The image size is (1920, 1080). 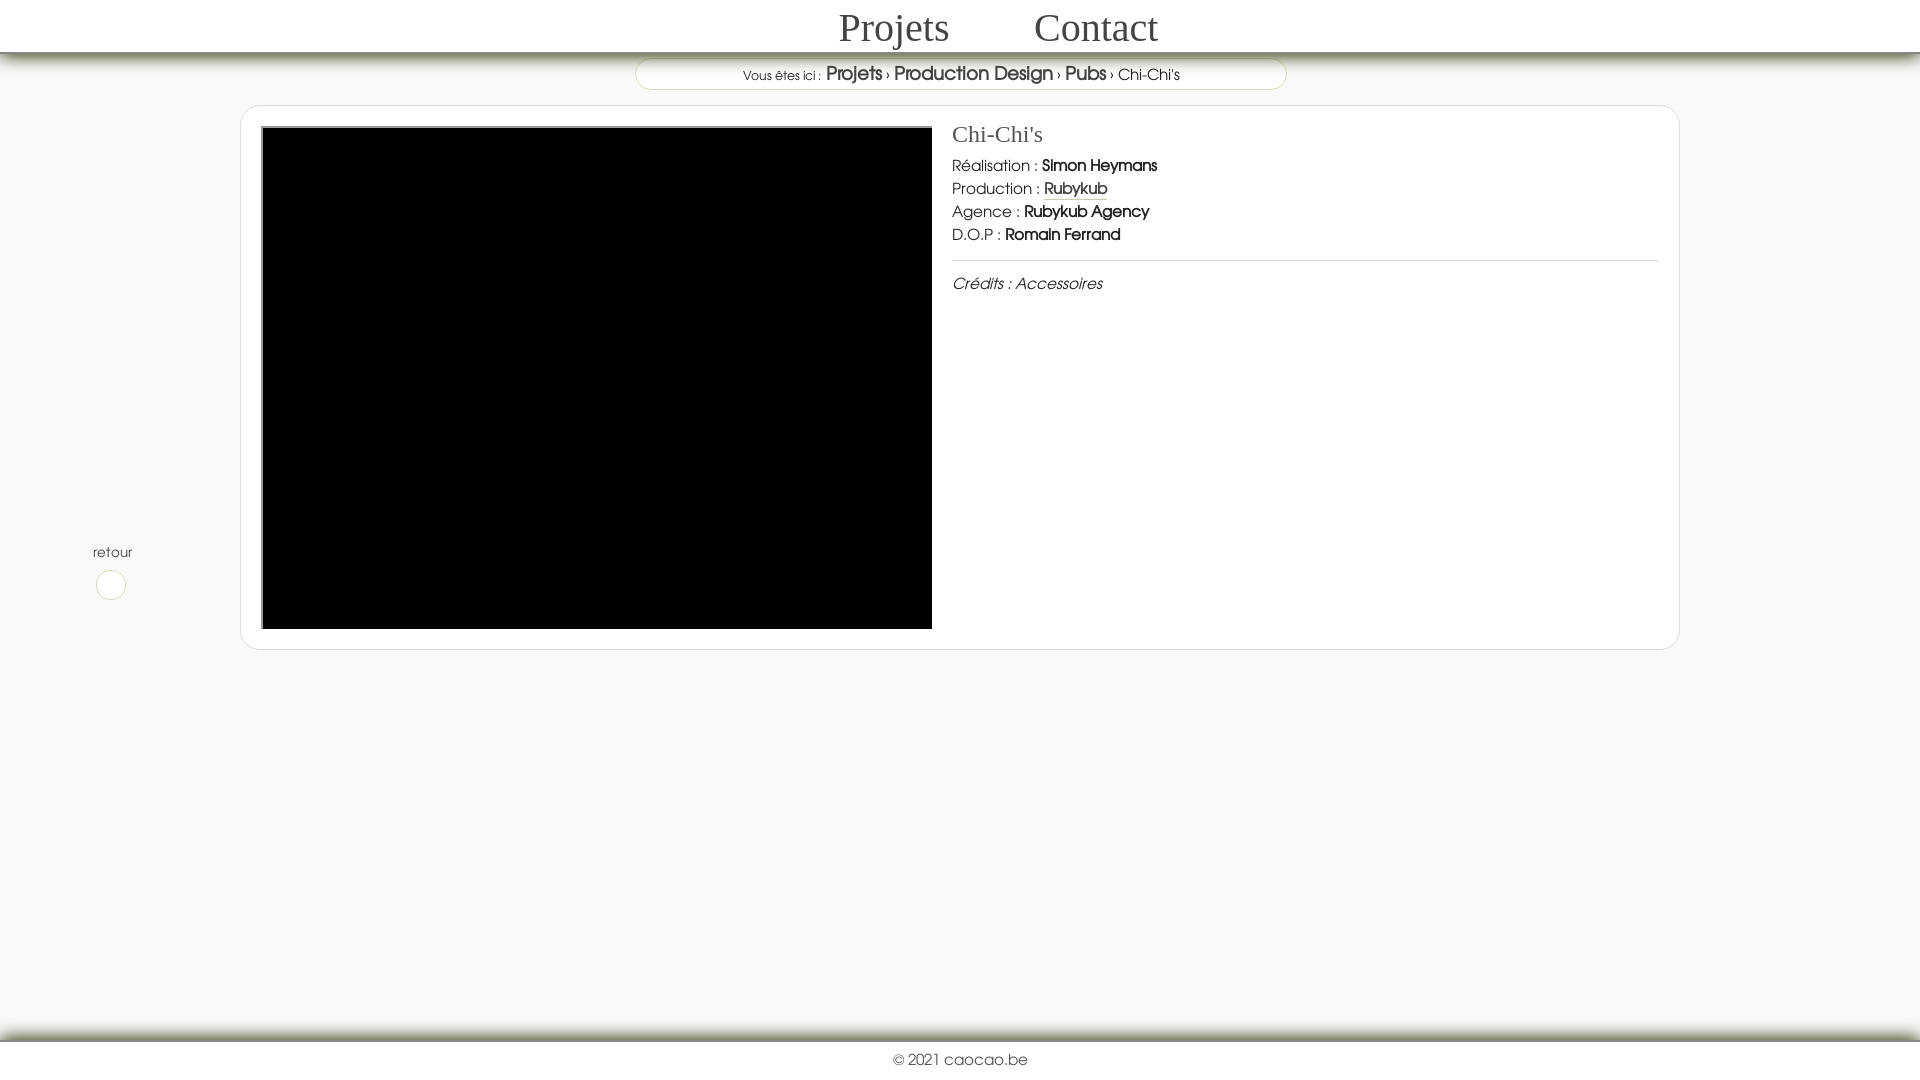 I want to click on 'Pubs', so click(x=1083, y=71).